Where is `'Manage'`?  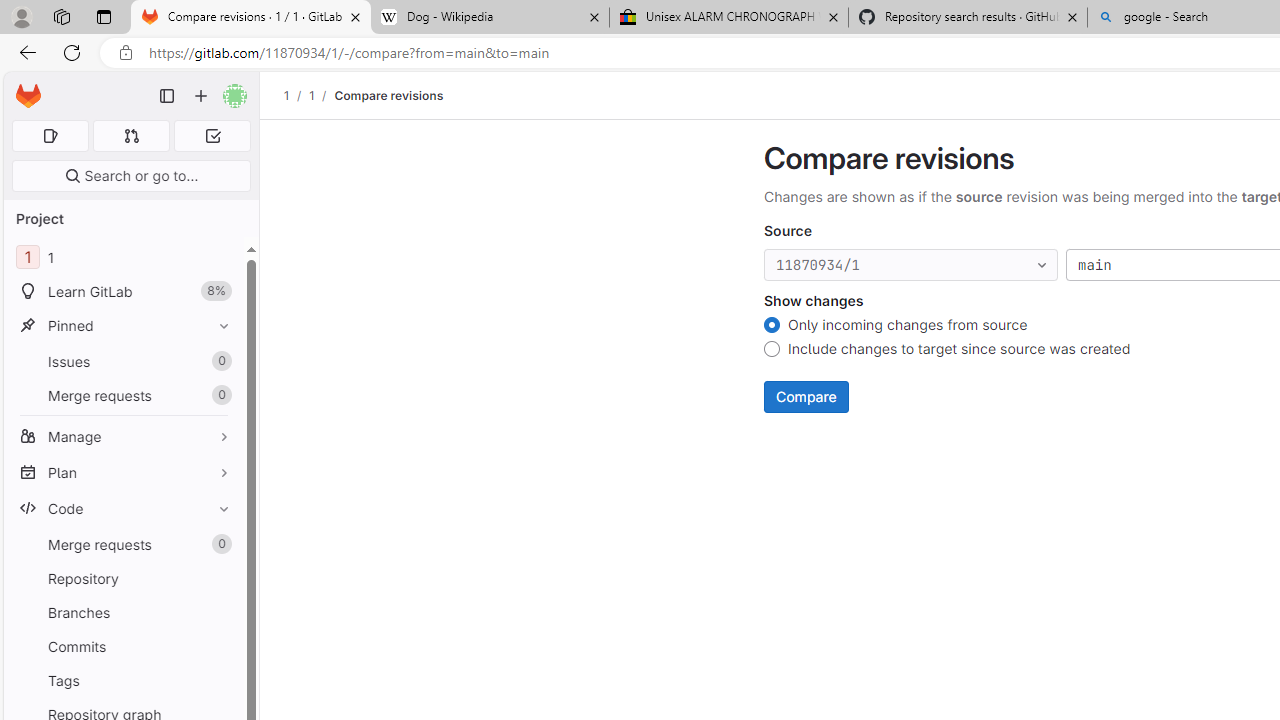
'Manage' is located at coordinates (123, 435).